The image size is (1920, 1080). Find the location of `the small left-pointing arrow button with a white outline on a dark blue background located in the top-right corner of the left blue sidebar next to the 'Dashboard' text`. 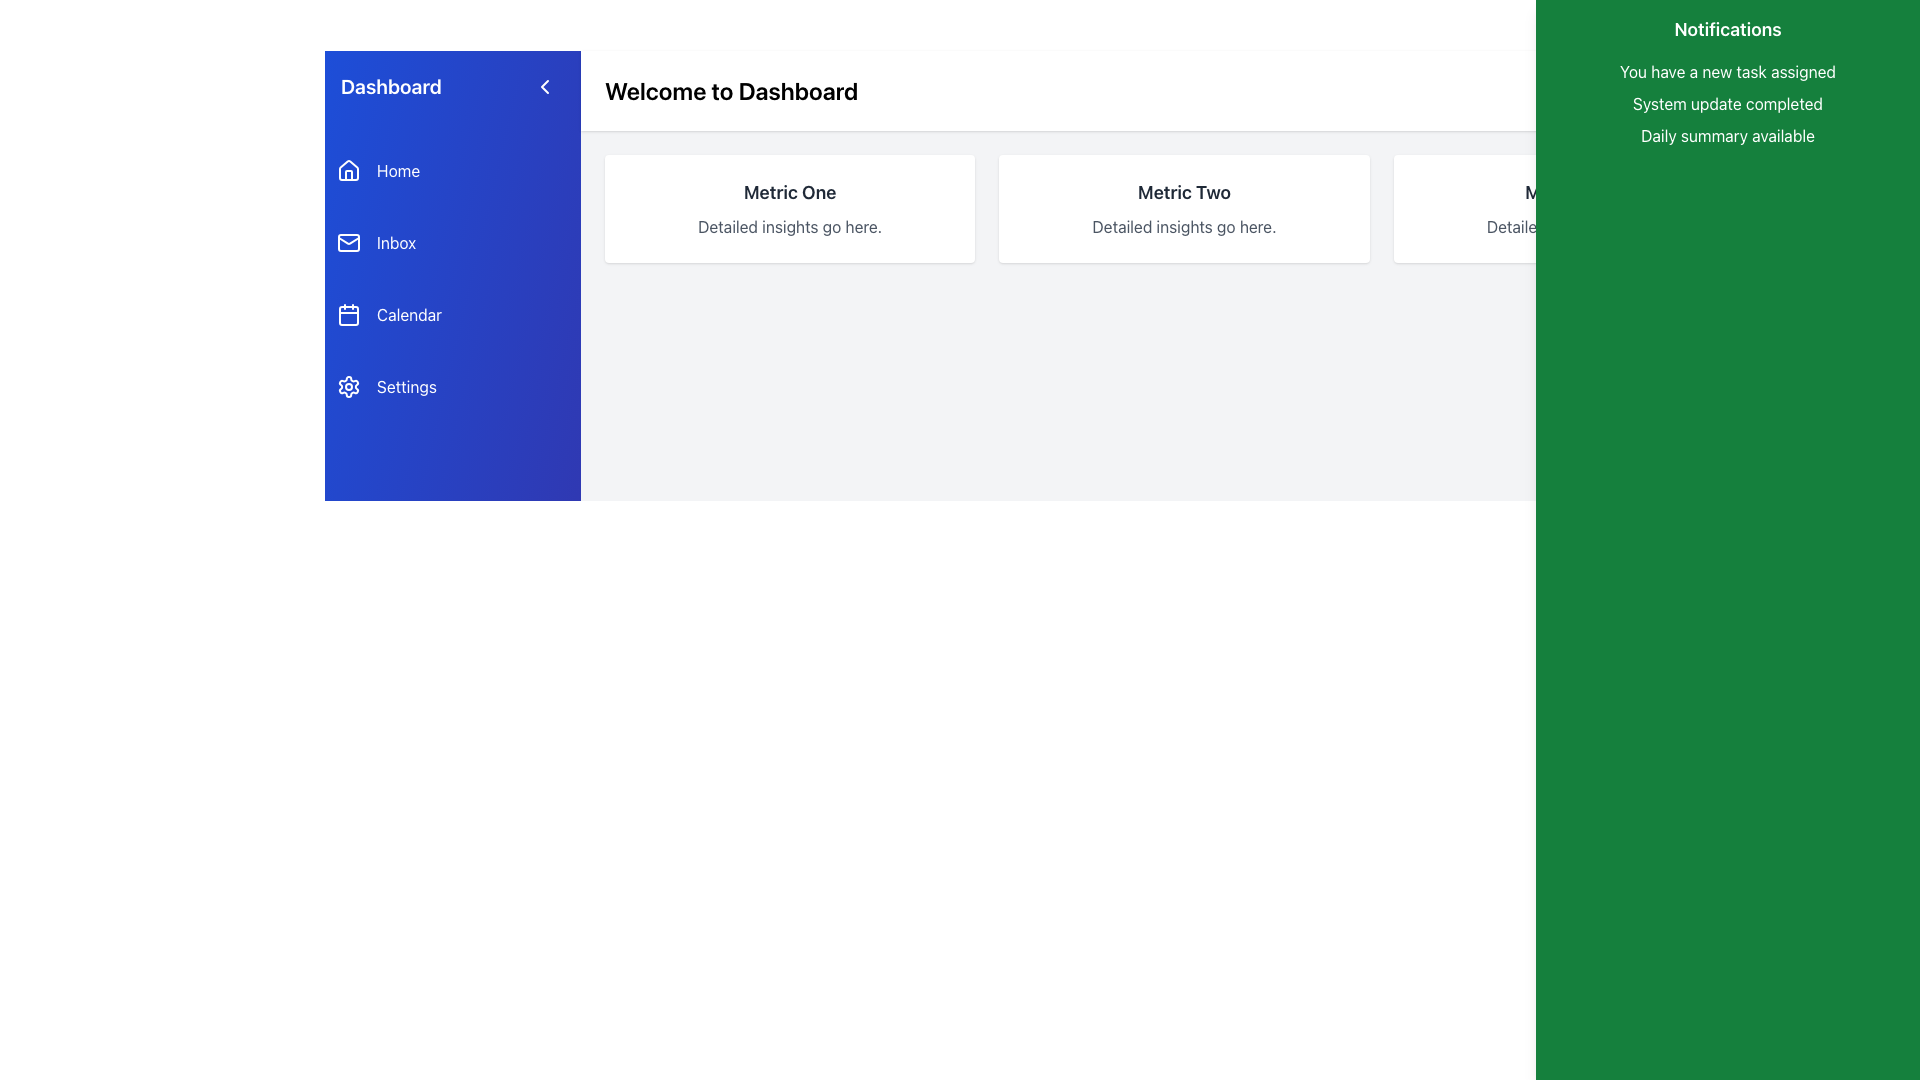

the small left-pointing arrow button with a white outline on a dark blue background located in the top-right corner of the left blue sidebar next to the 'Dashboard' text is located at coordinates (545, 86).